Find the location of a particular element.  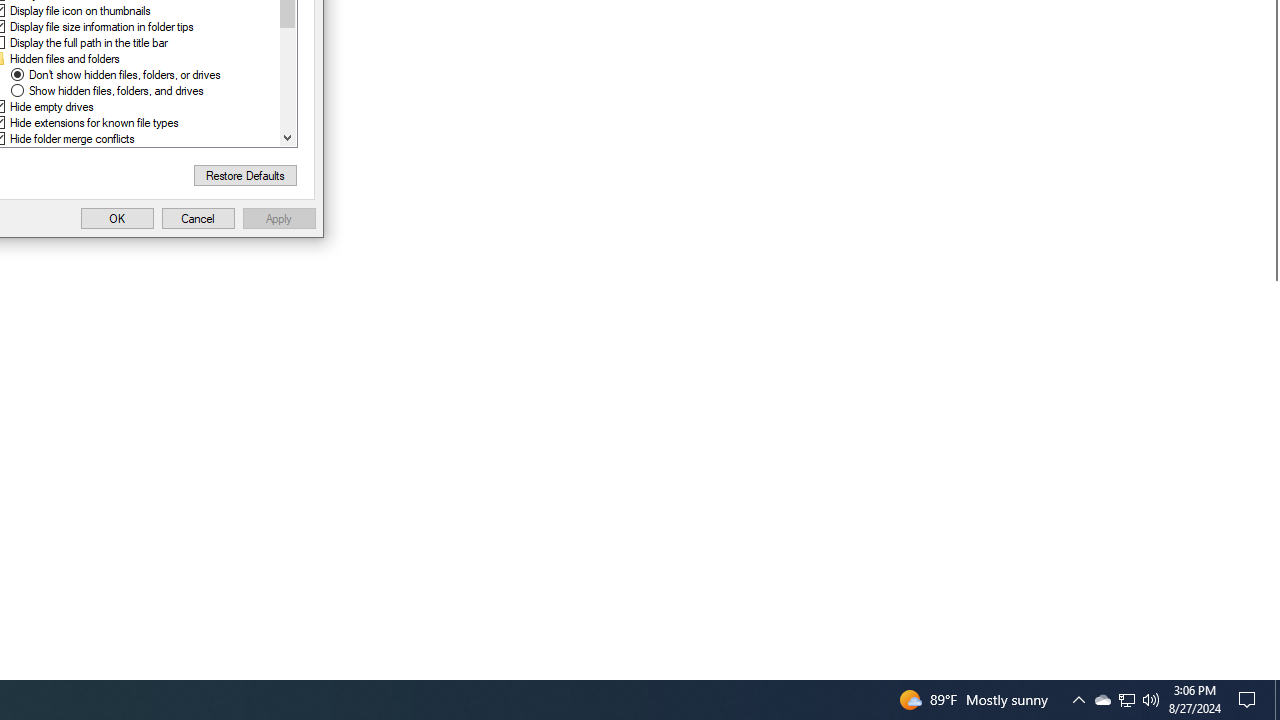

'Display file size information in folder tips' is located at coordinates (100, 27).